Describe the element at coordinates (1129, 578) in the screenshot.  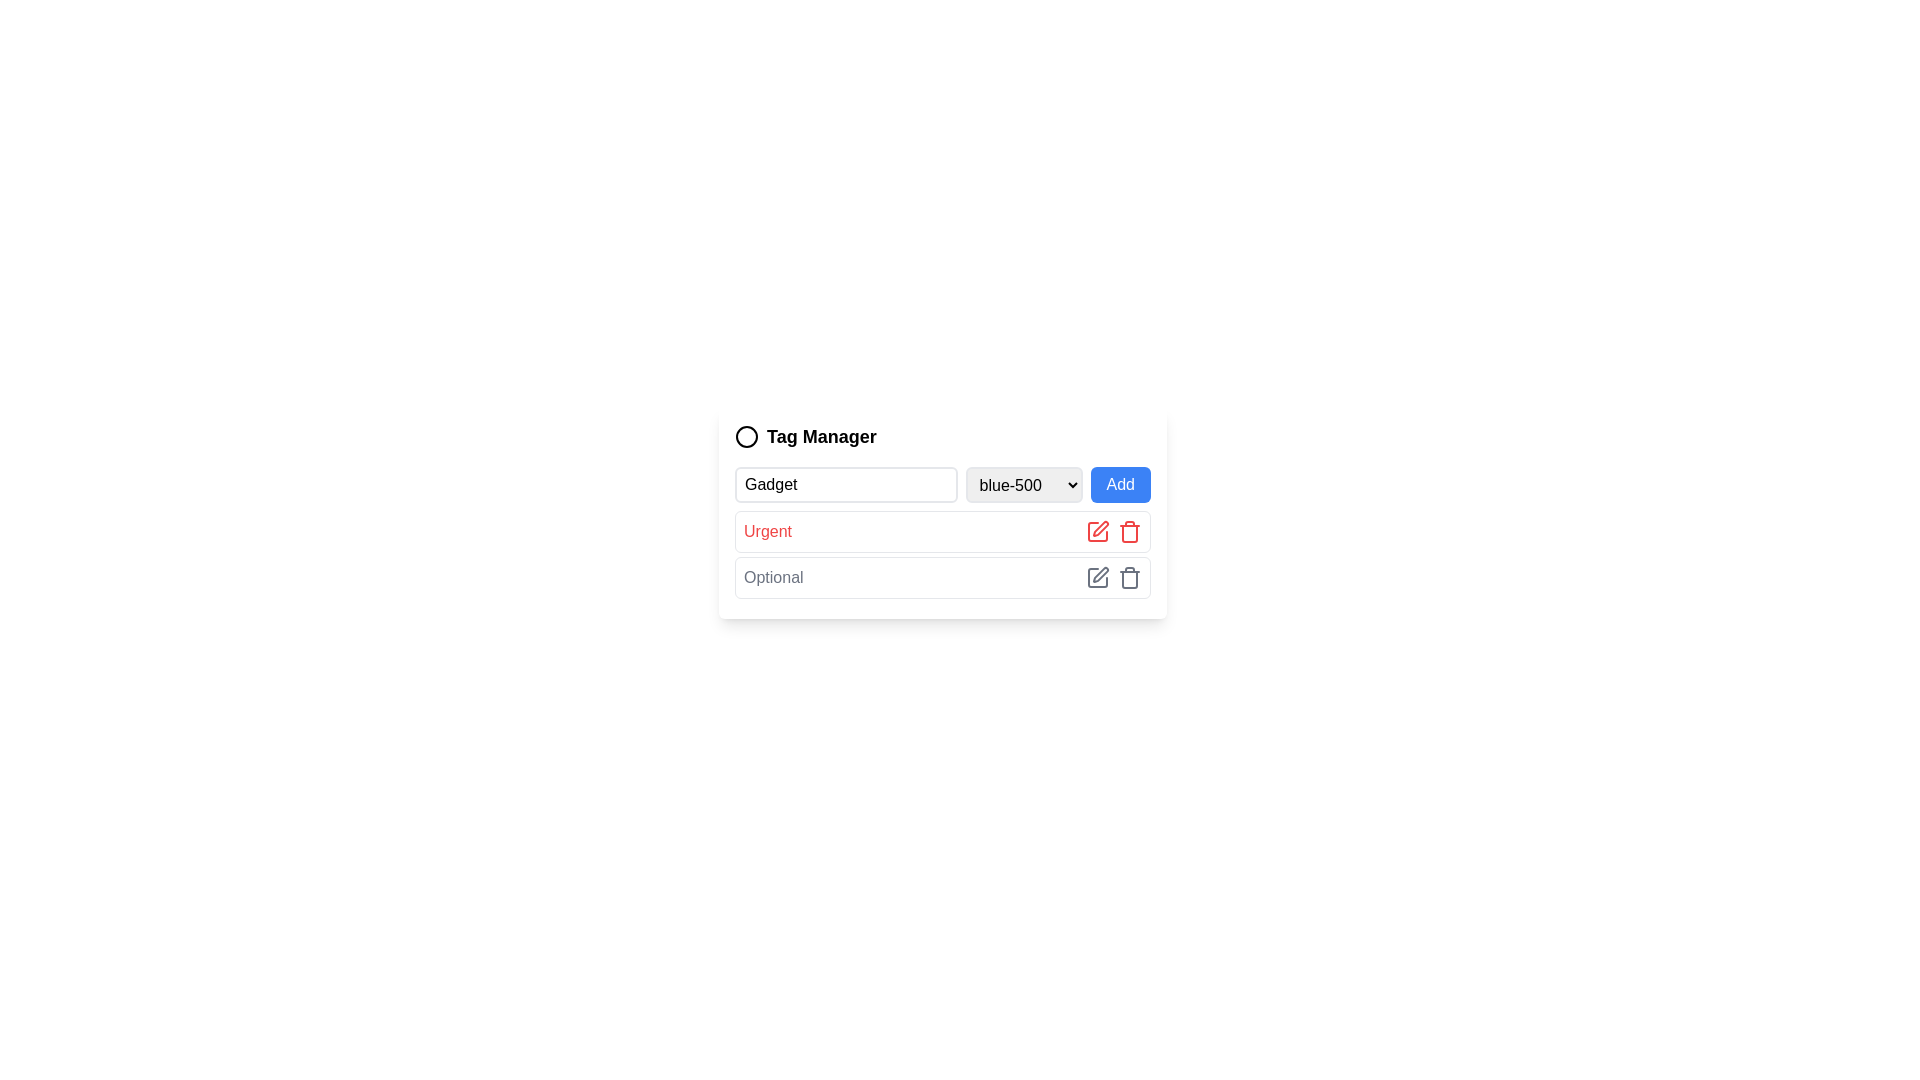
I see `the trash icon button located at the far right of the 'Optional' row` at that location.